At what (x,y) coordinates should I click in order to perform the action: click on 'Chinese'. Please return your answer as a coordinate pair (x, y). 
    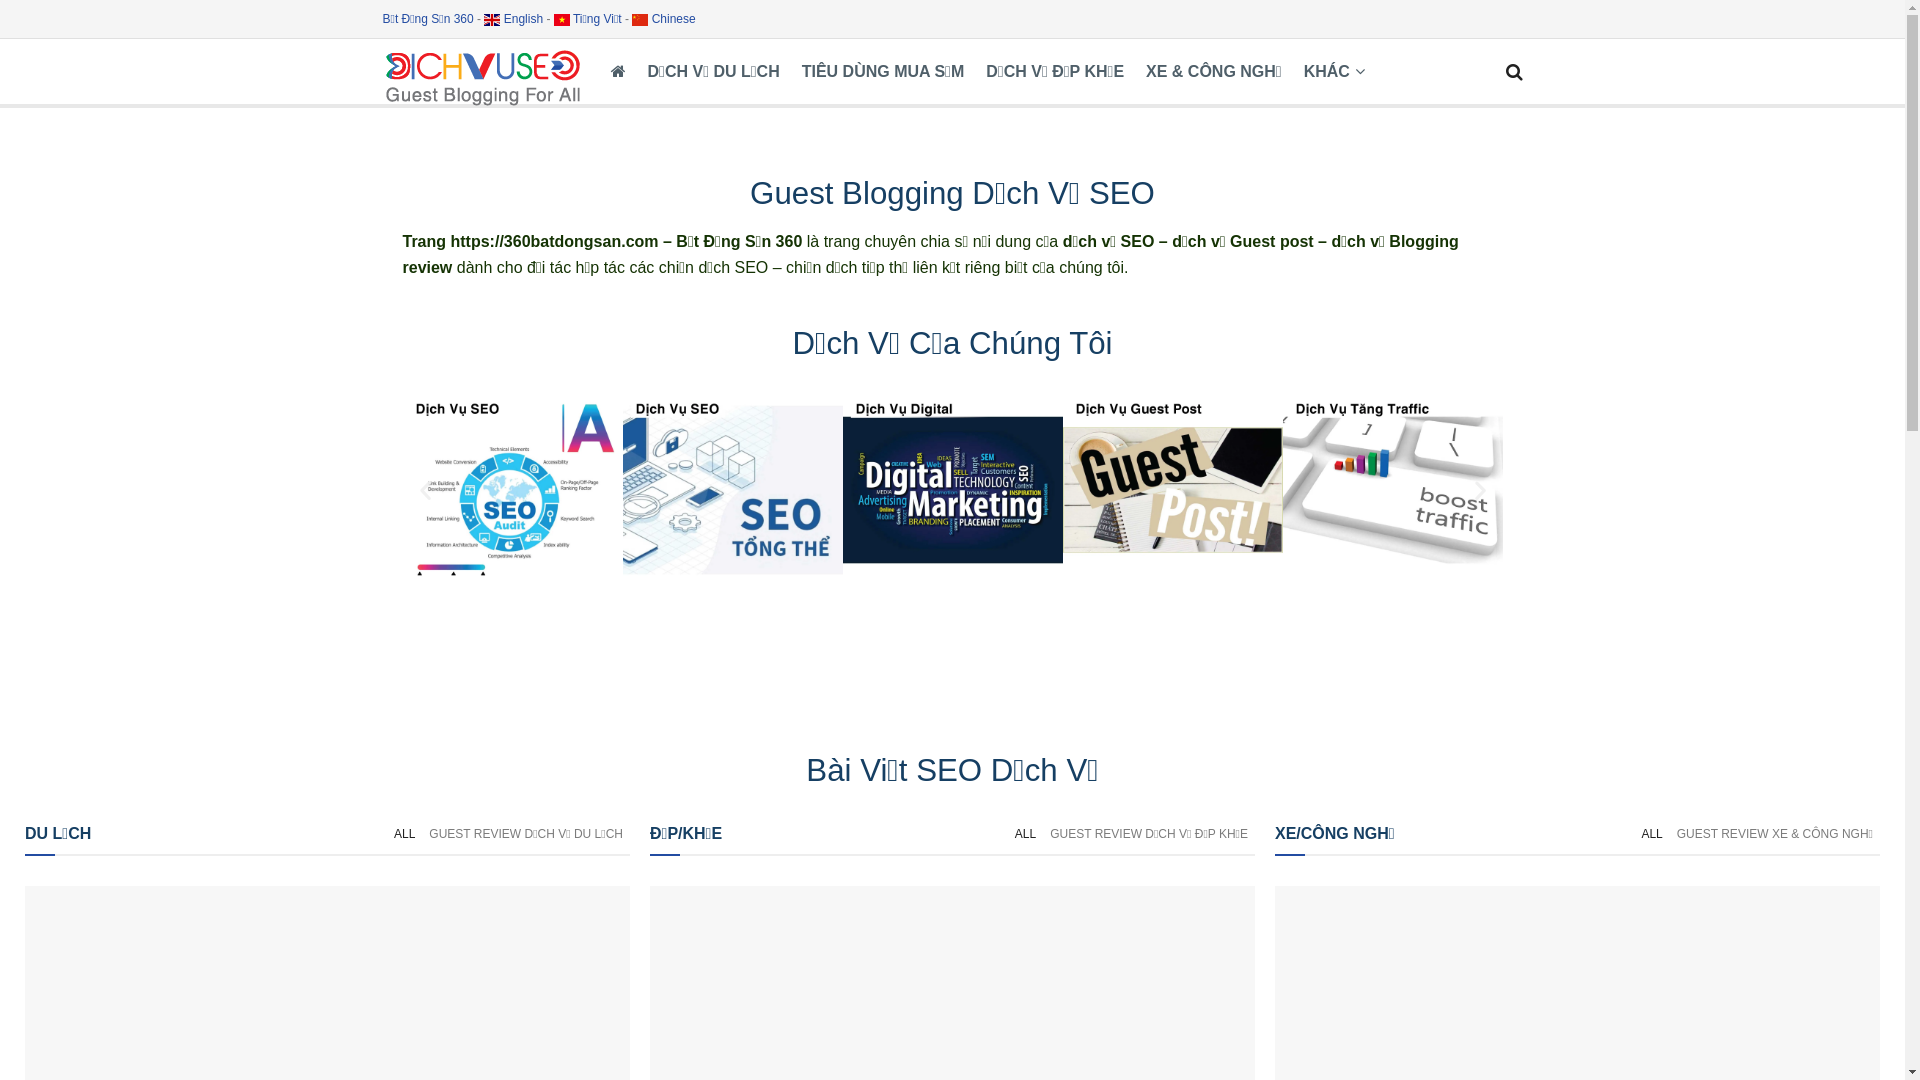
    Looking at the image, I should click on (663, 19).